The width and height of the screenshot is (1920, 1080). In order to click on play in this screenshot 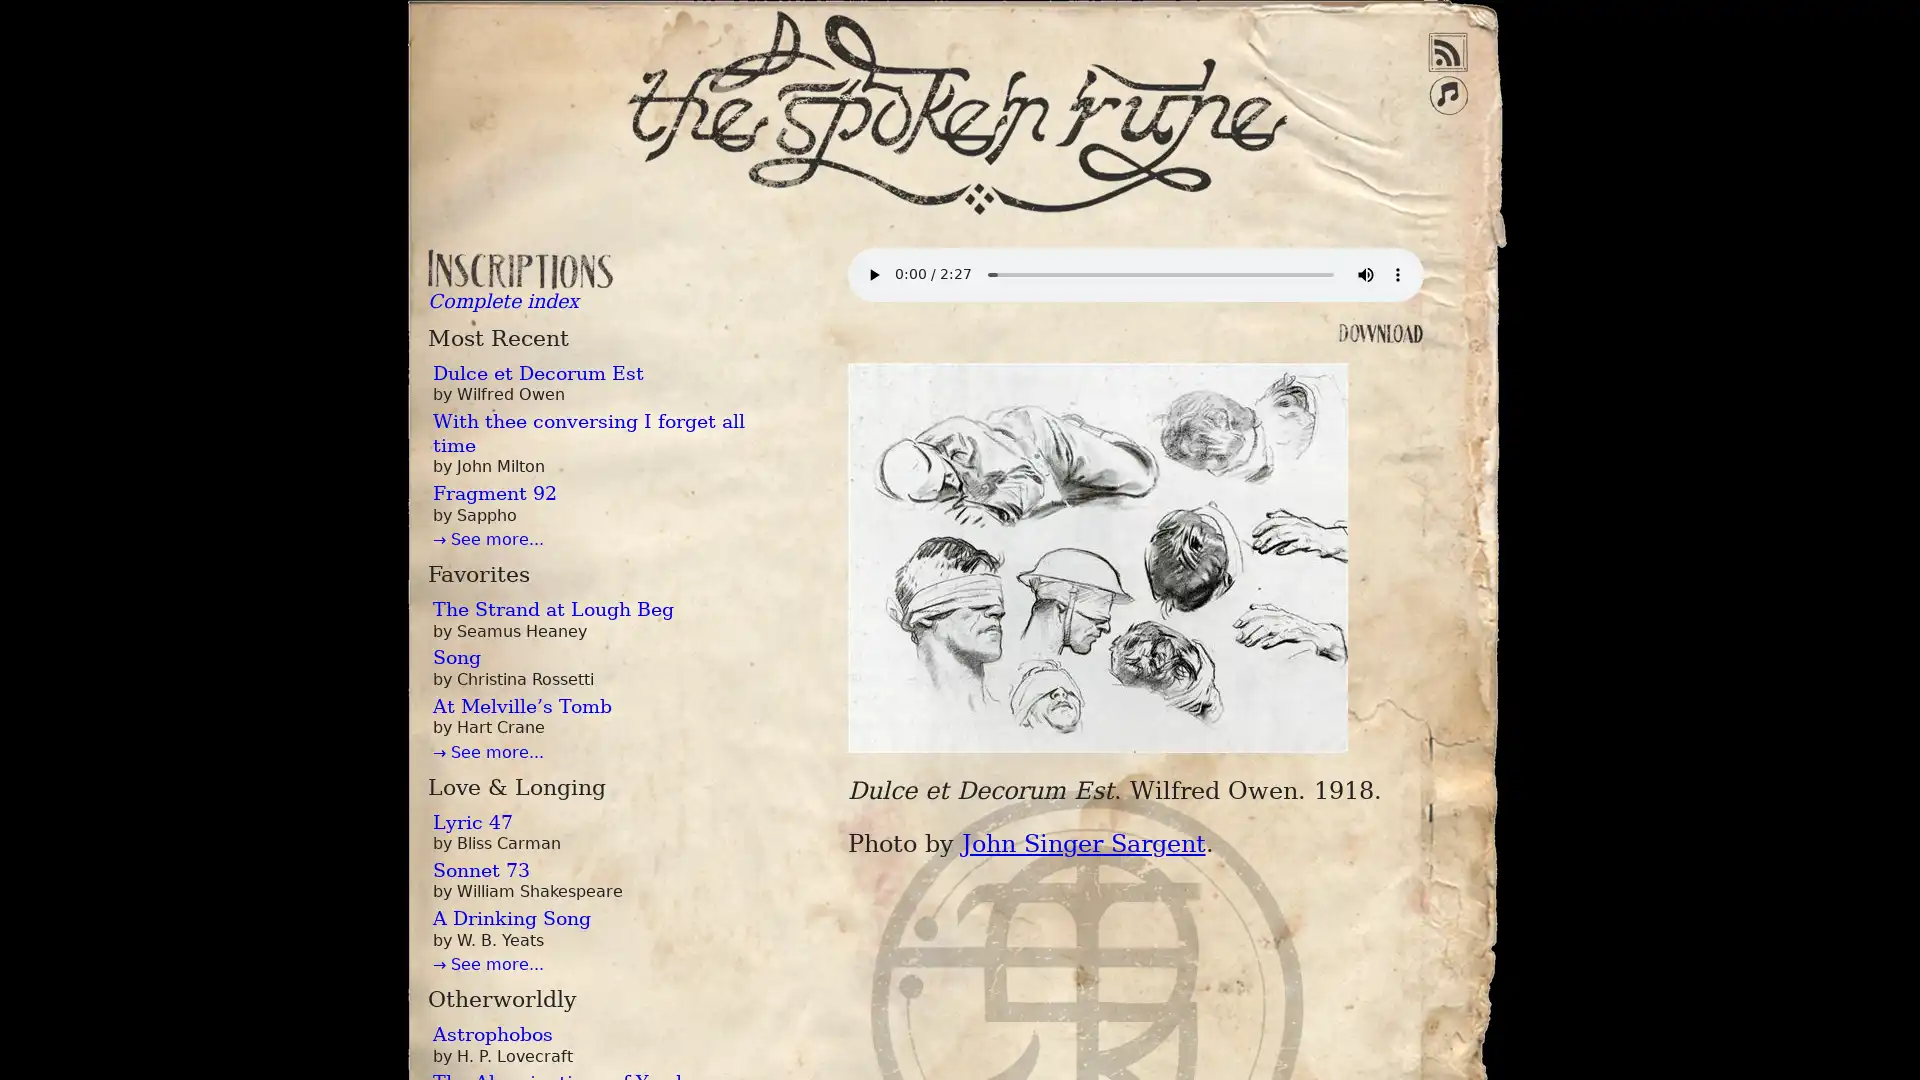, I will do `click(873, 274)`.